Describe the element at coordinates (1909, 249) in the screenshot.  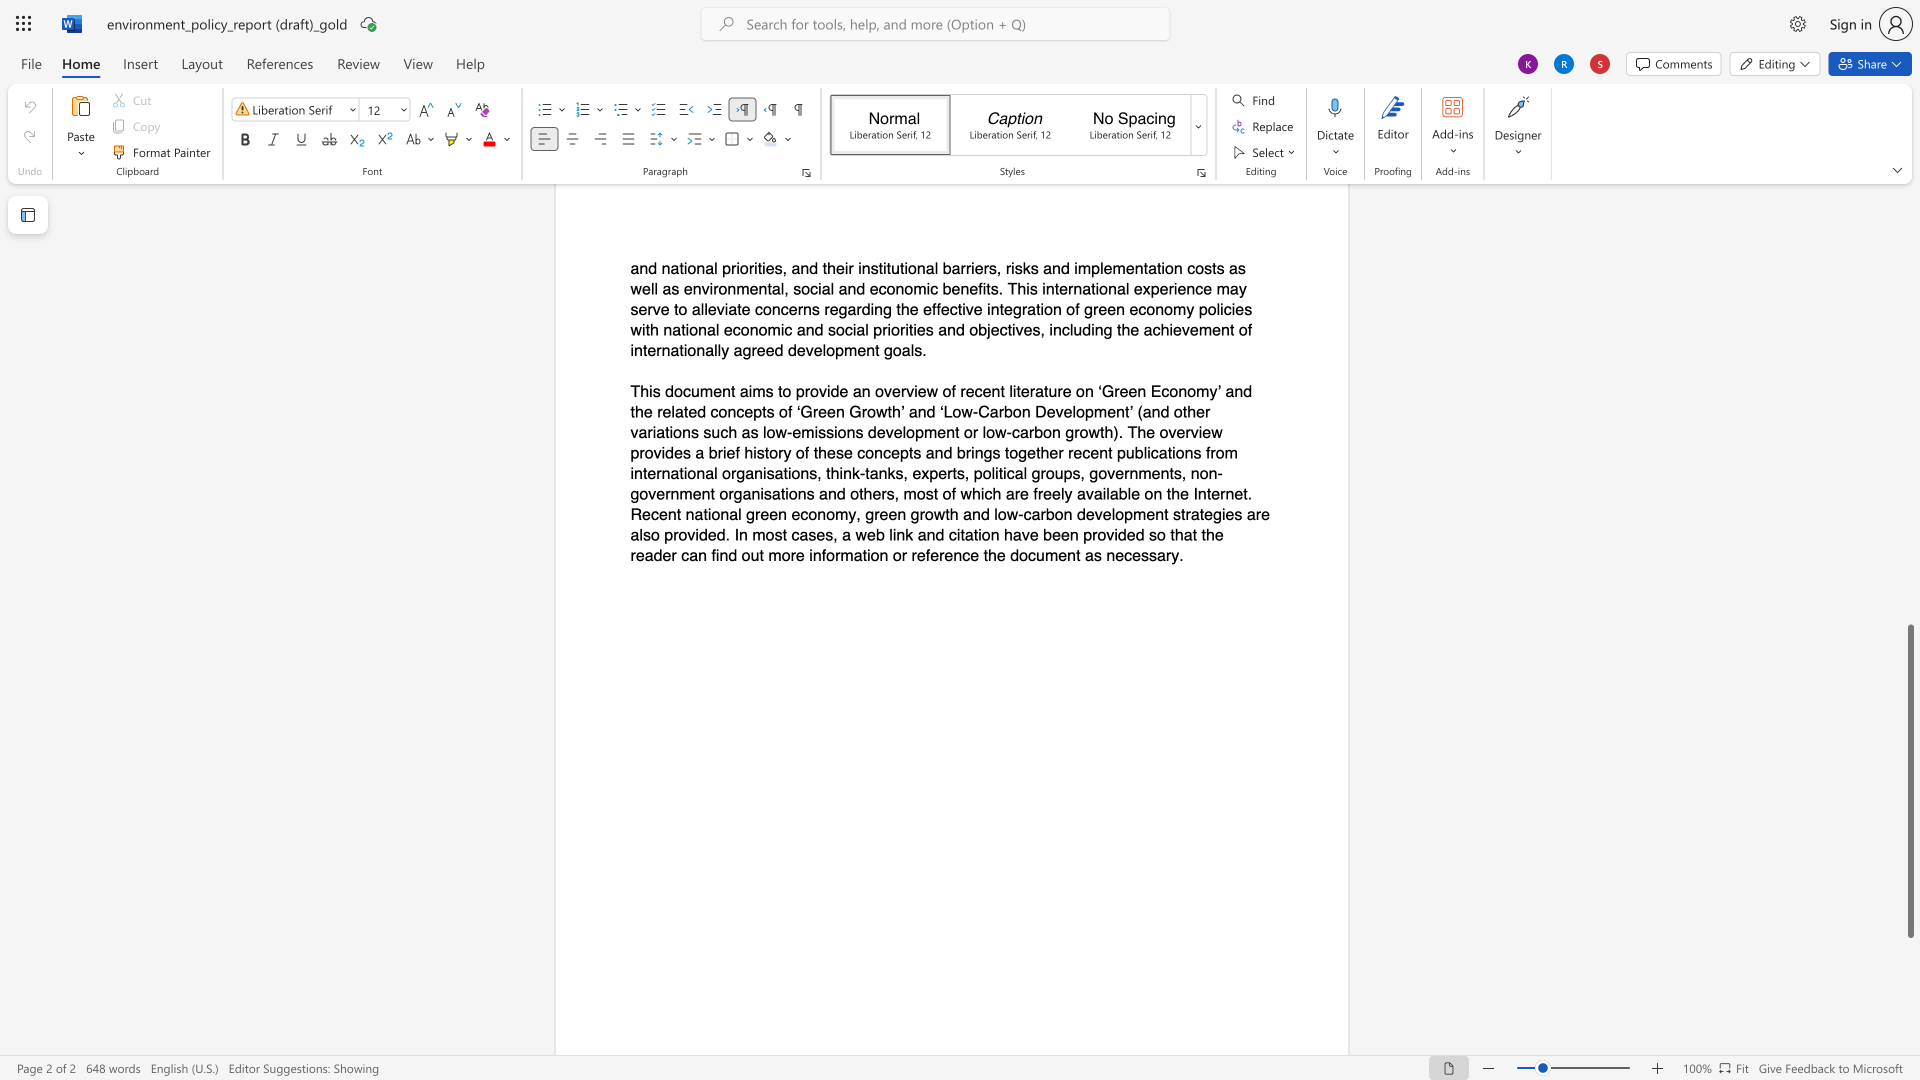
I see `the scrollbar to scroll the page up` at that location.